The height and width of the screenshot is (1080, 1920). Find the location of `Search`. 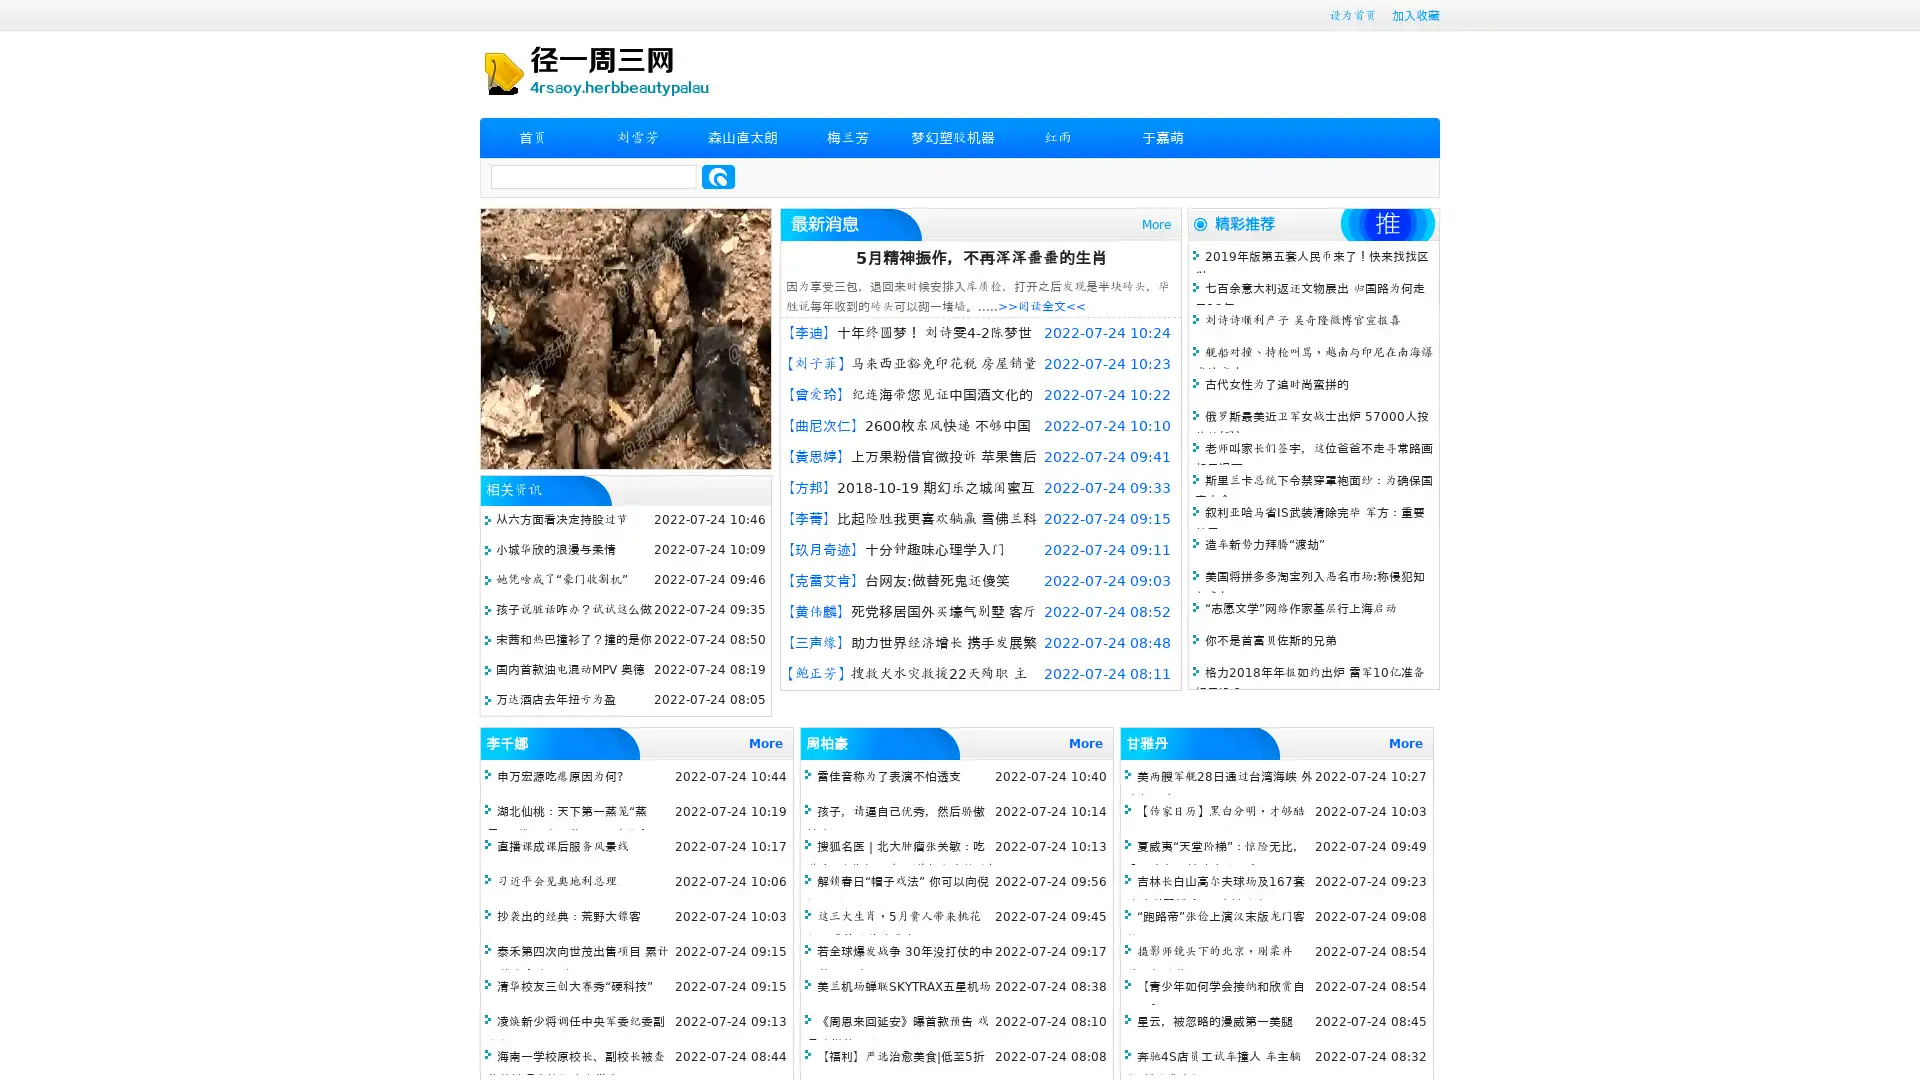

Search is located at coordinates (718, 176).